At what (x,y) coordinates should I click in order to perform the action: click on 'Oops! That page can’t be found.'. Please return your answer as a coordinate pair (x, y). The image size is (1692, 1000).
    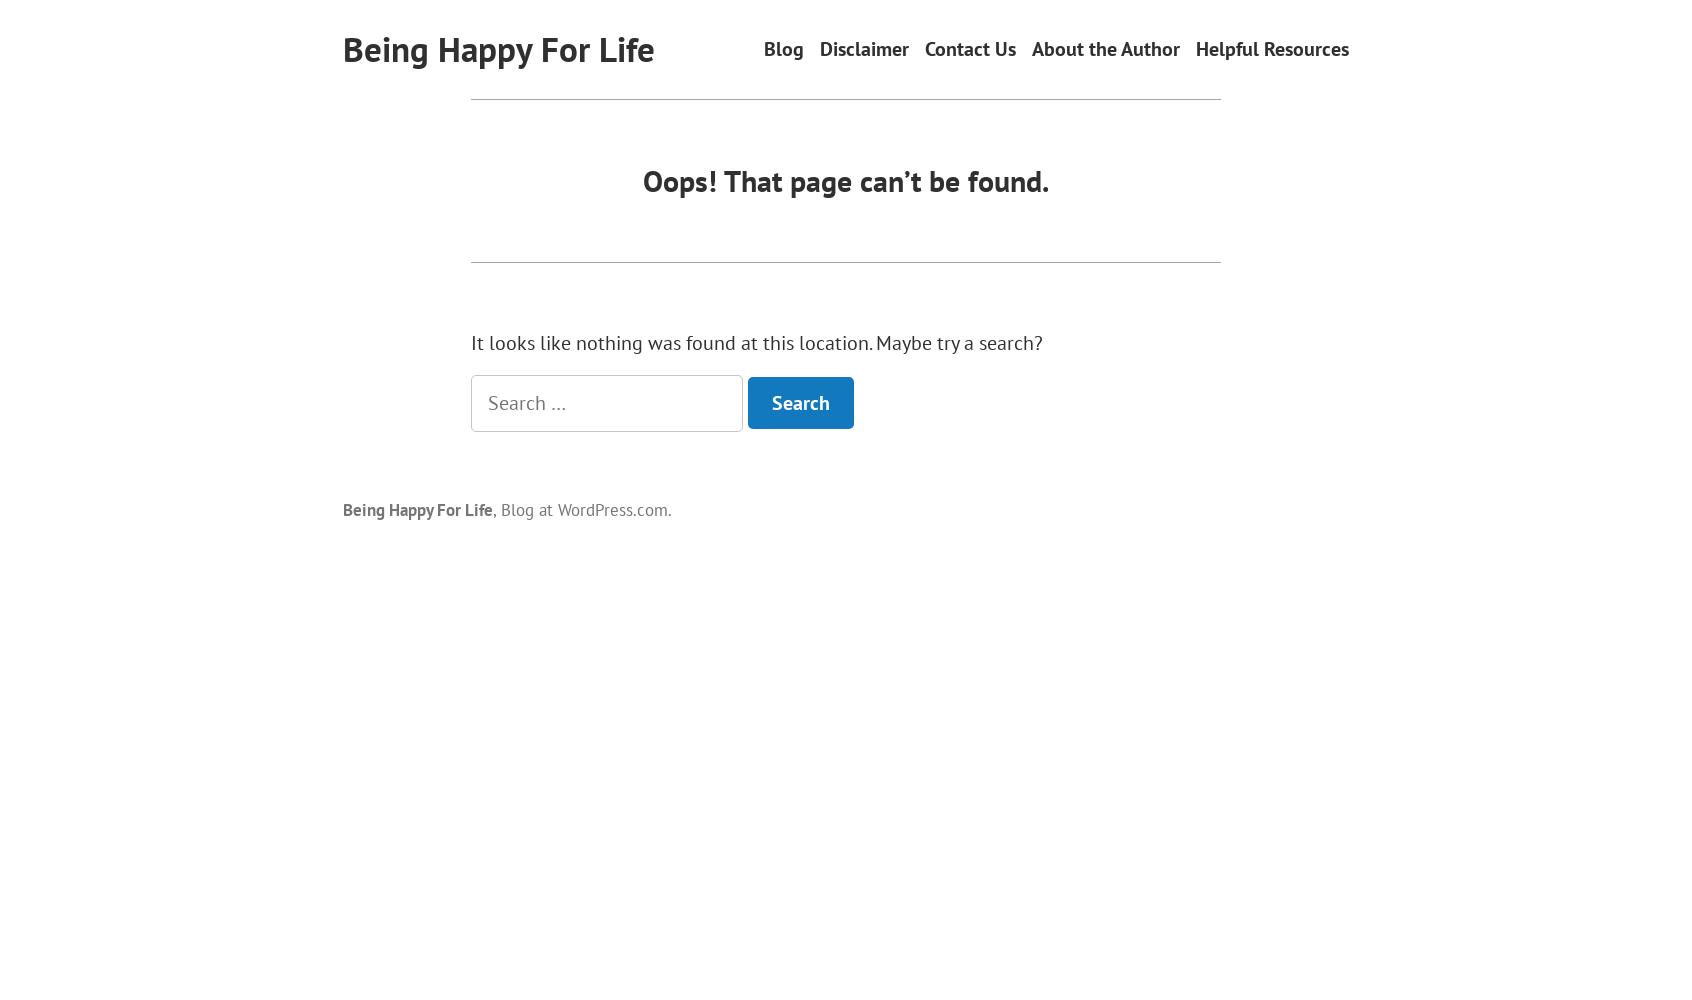
    Looking at the image, I should click on (846, 179).